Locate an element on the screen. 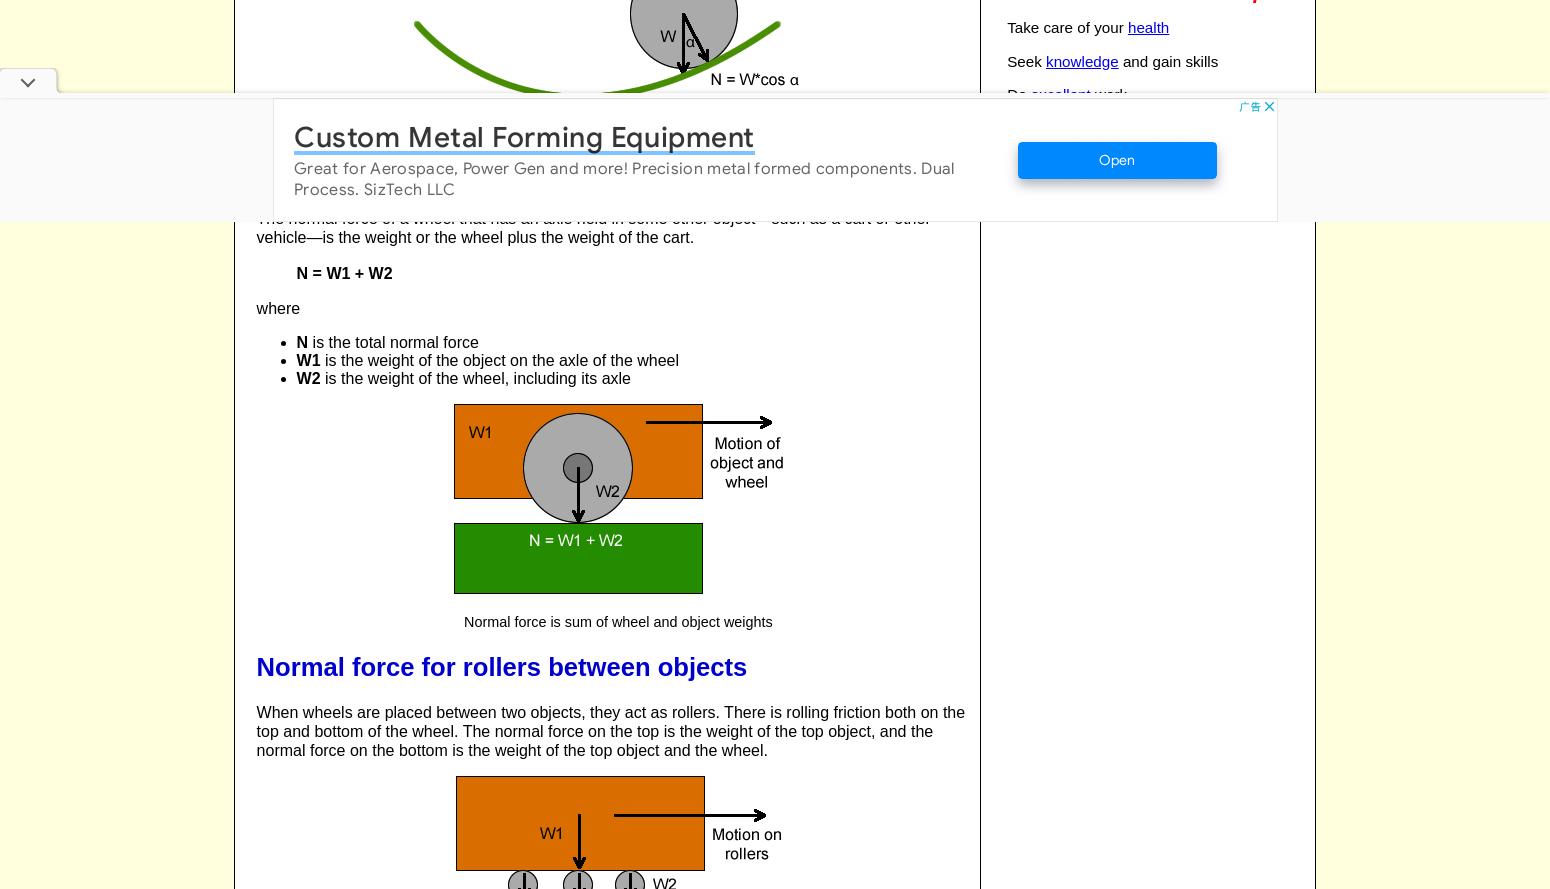 This screenshot has height=889, width=1550. 'The normal force of a wheel that has an axle held in some other object—such as a cart or other vehicle—is the weight or the wheel plus the weight of the cart.' is located at coordinates (256, 227).